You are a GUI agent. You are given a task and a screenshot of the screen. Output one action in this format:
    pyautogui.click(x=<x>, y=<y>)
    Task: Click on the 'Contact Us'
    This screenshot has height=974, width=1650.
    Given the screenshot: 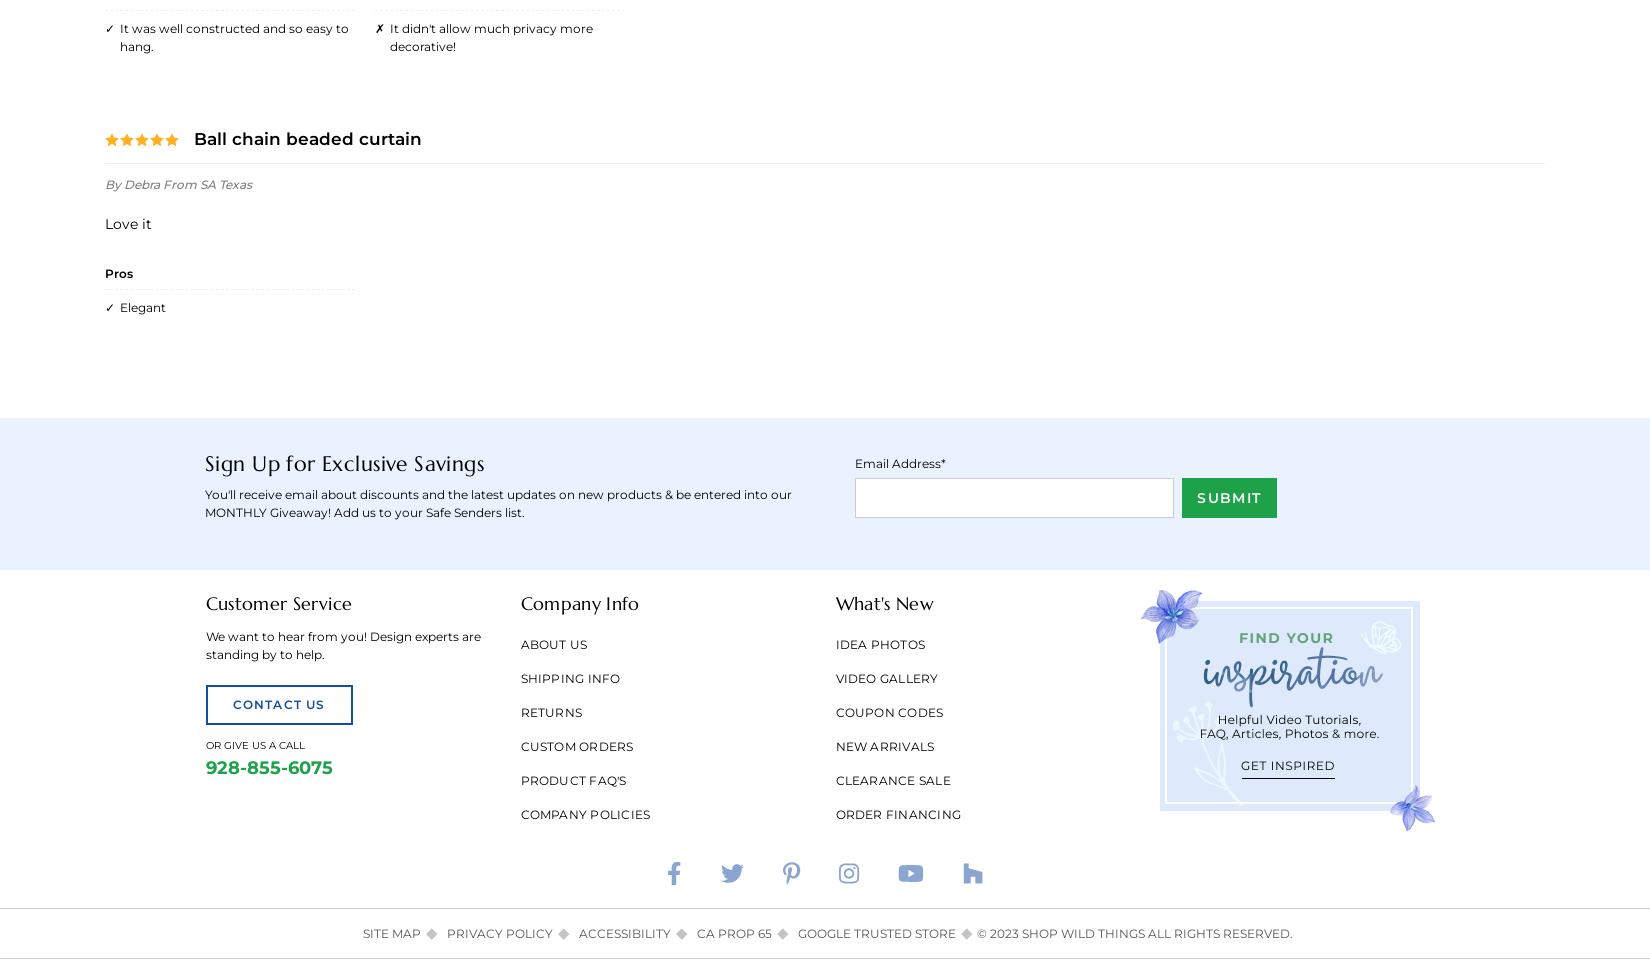 What is the action you would take?
    pyautogui.click(x=231, y=703)
    